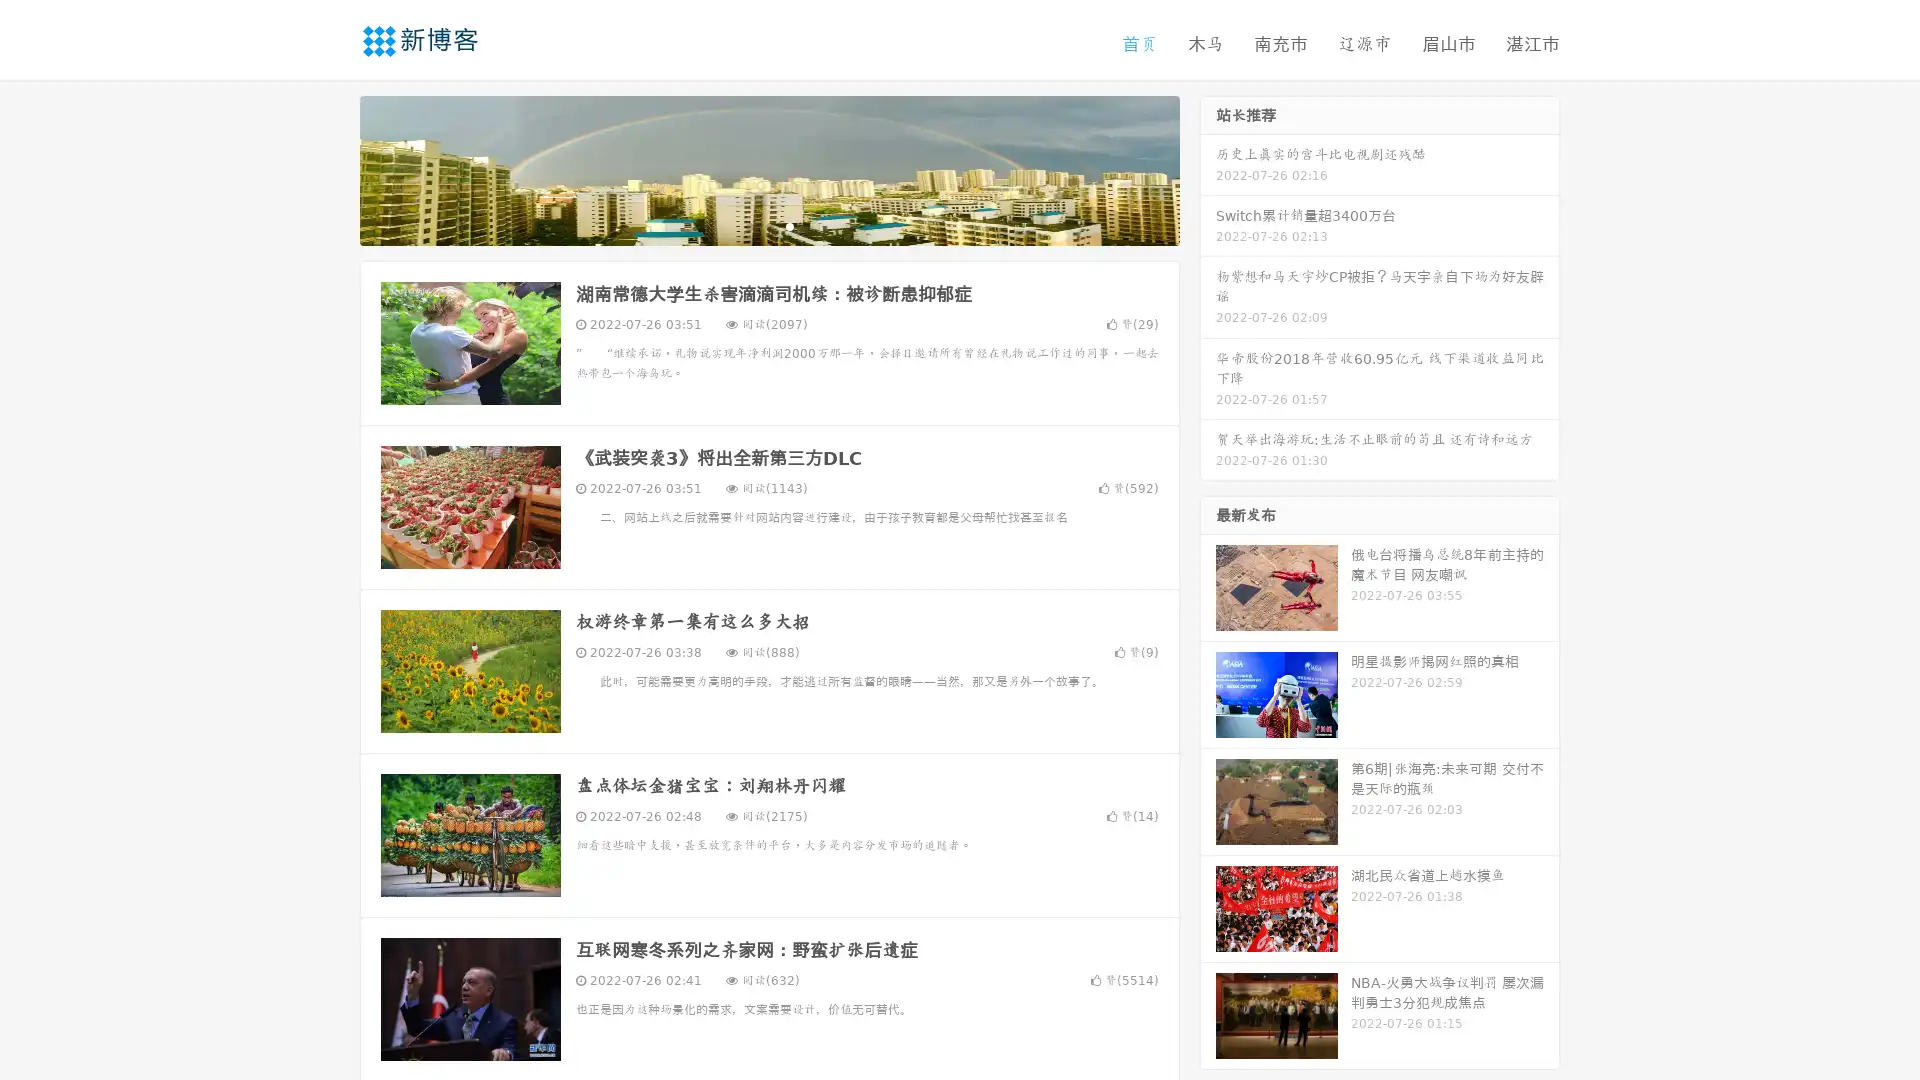  Describe the element at coordinates (330, 168) in the screenshot. I see `Previous slide` at that location.